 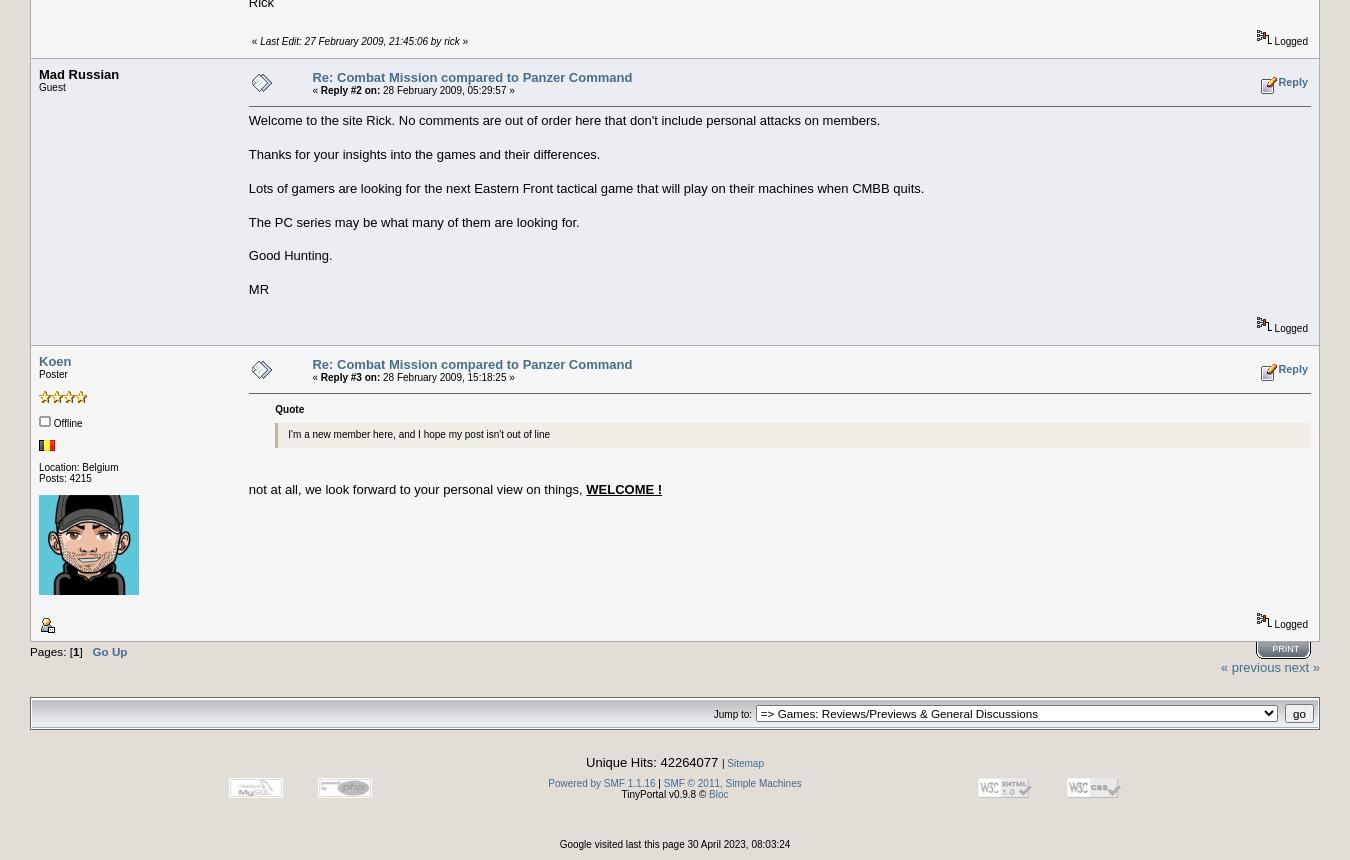 I want to click on 'not at all, we look forward to your personal view on things,', so click(x=417, y=487).